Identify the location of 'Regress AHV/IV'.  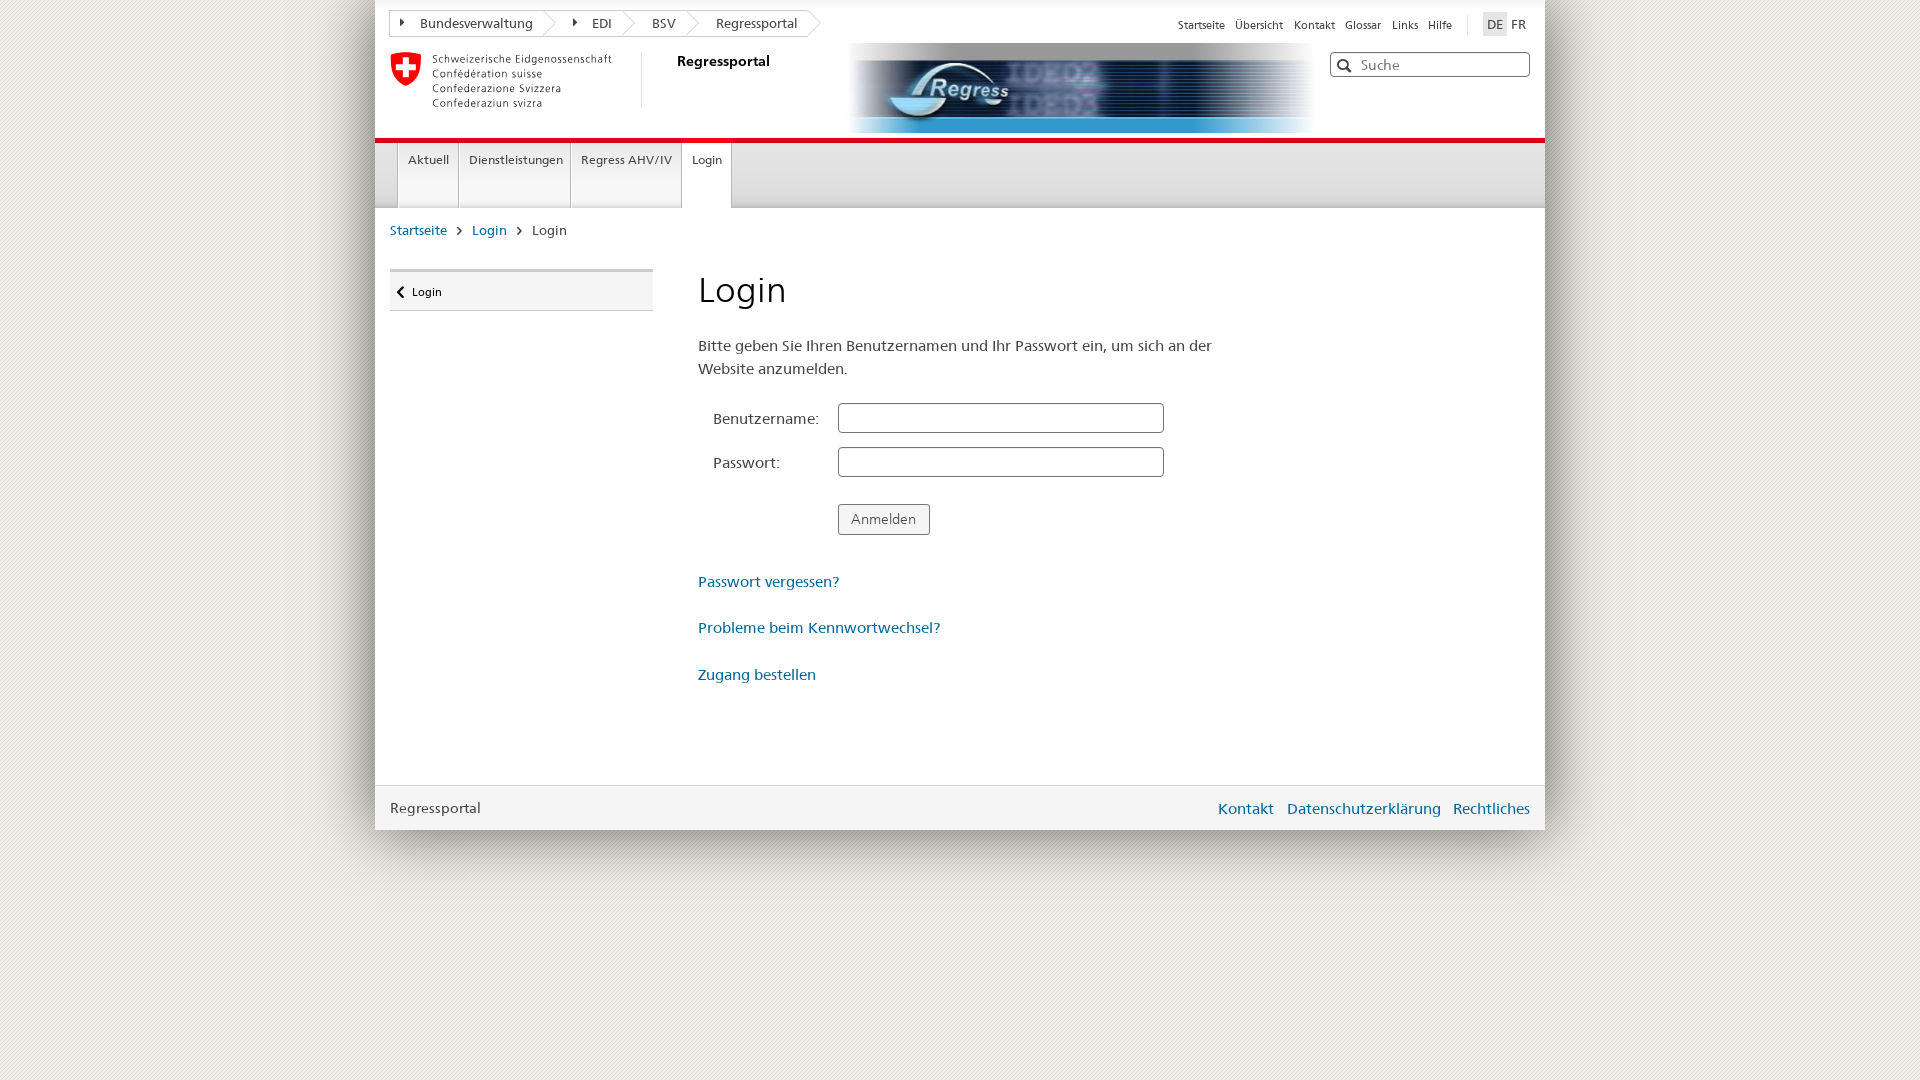
(570, 174).